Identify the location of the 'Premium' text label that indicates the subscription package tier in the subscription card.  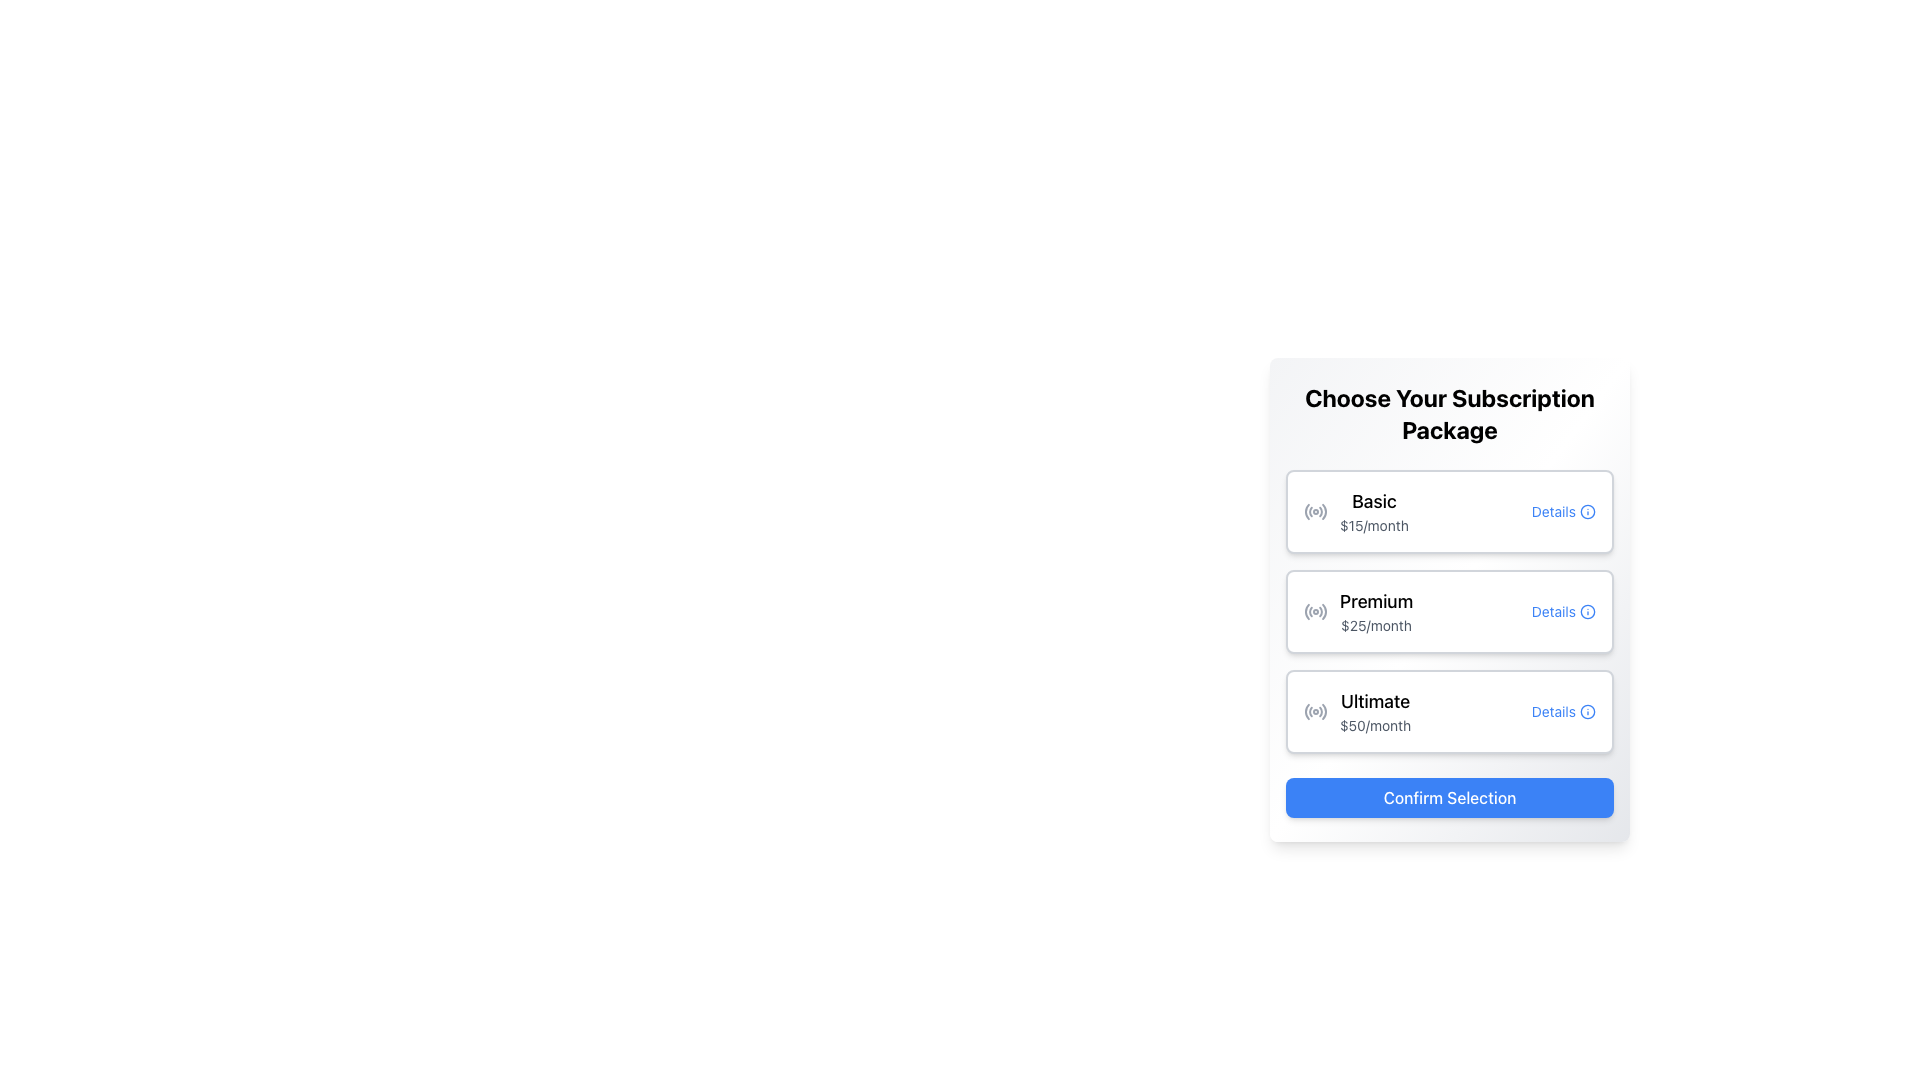
(1375, 600).